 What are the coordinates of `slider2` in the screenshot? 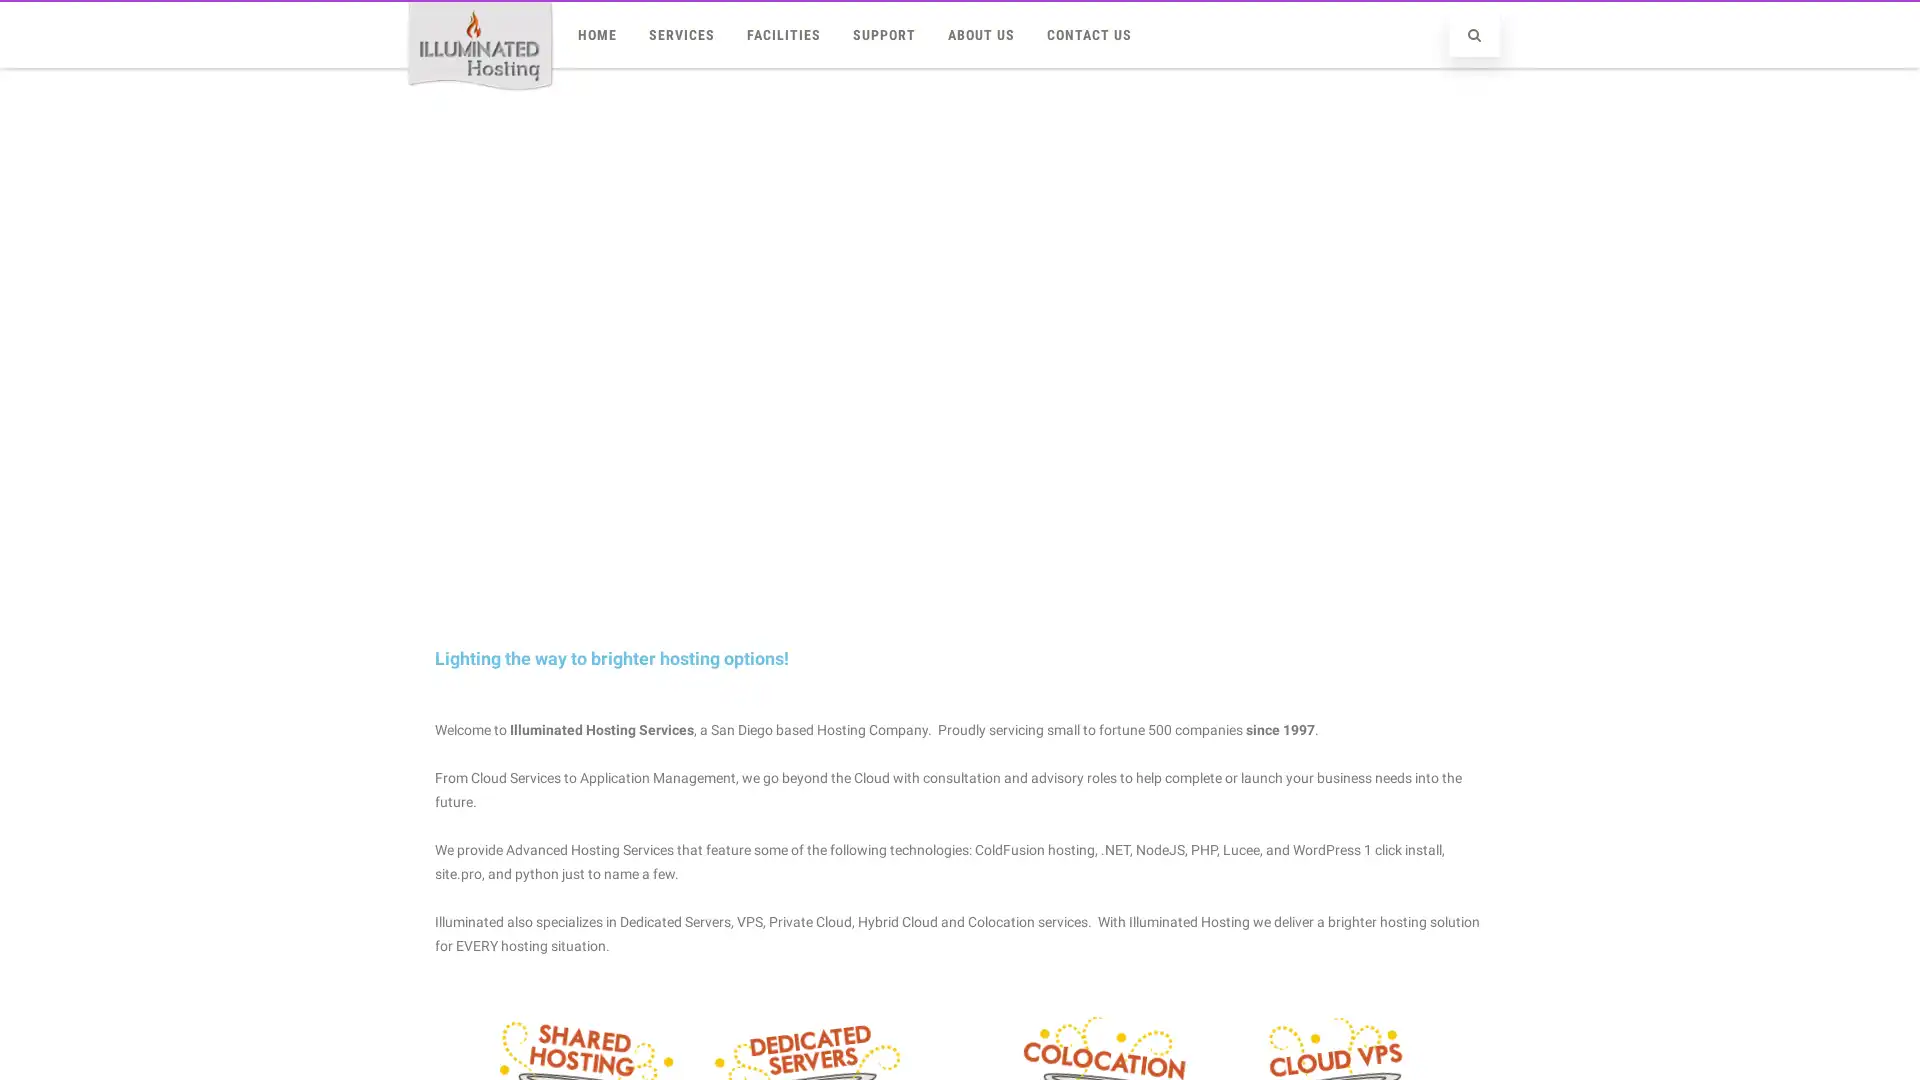 It's located at (969, 645).